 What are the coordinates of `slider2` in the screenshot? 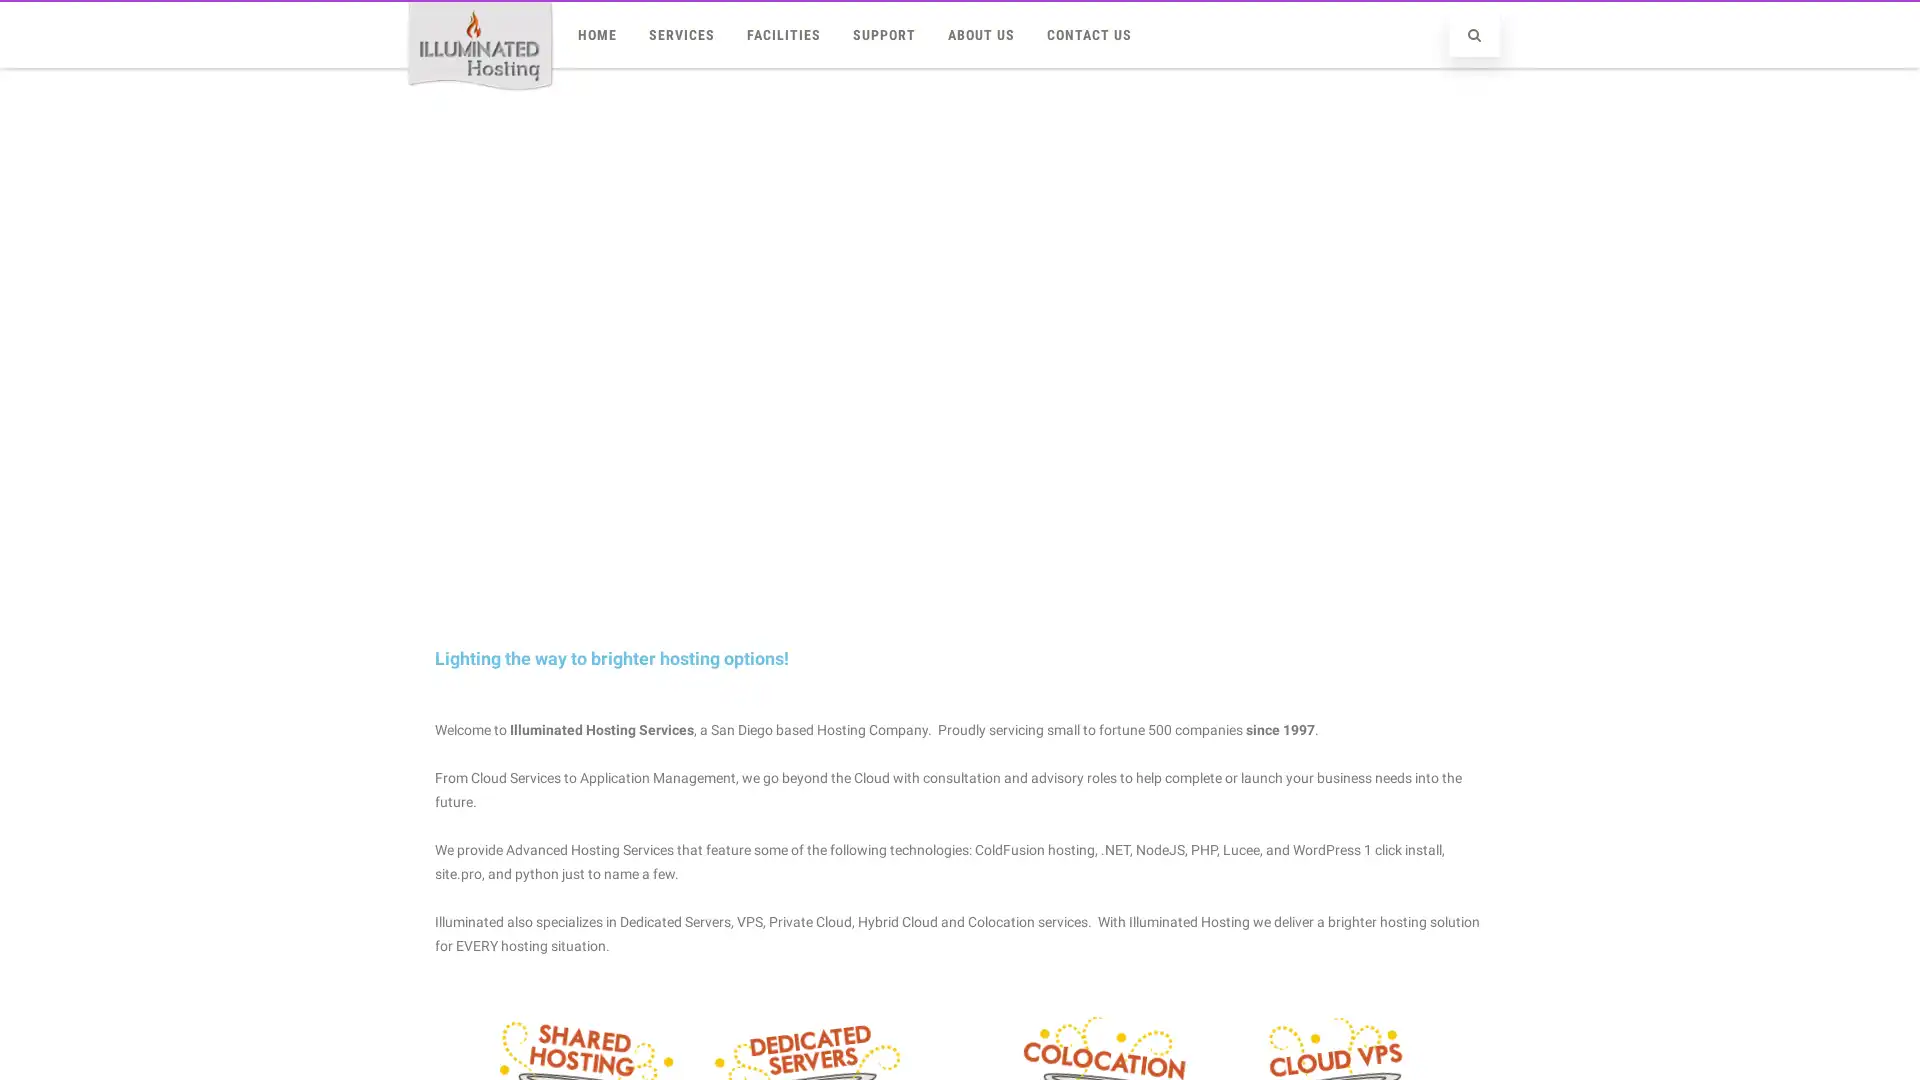 It's located at (969, 645).